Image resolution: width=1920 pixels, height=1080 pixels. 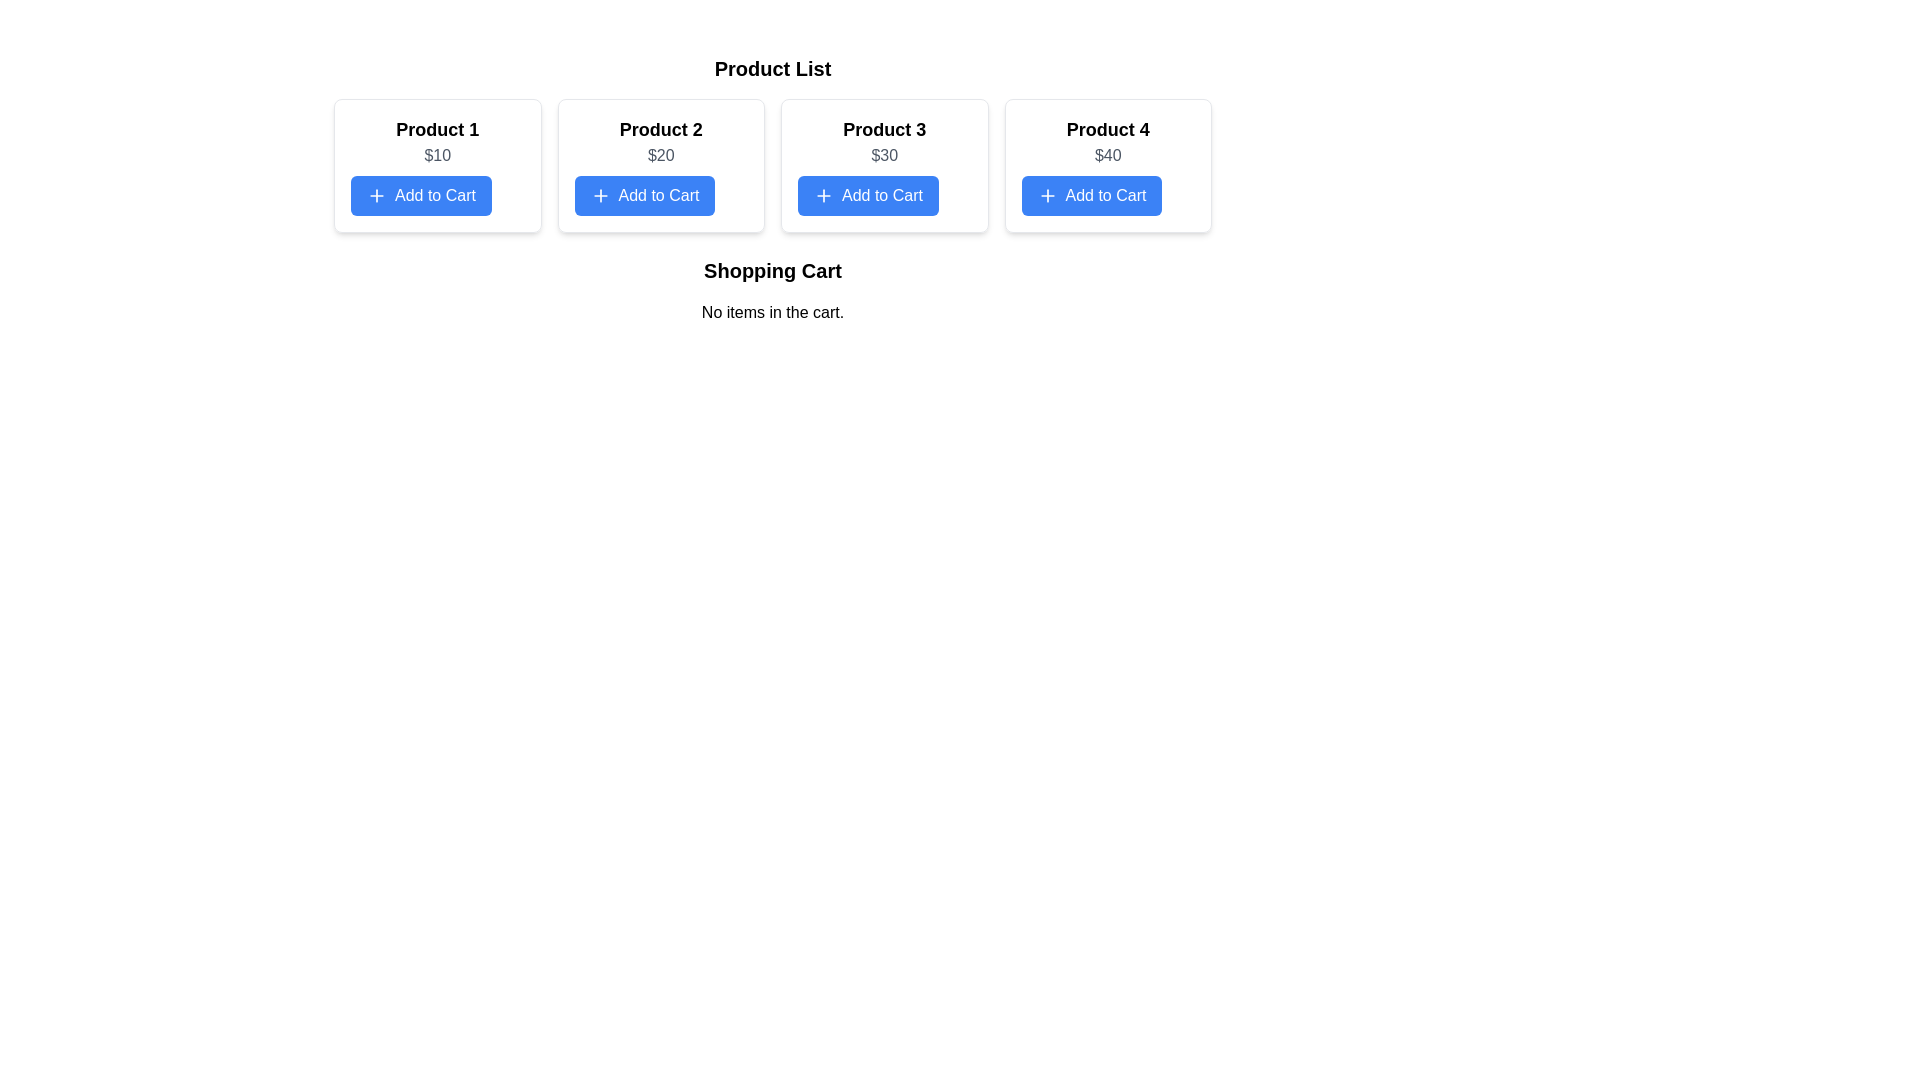 What do you see at coordinates (661, 164) in the screenshot?
I see `the 'Add to Cart' button on the 'Product 2' card in the product grid` at bounding box center [661, 164].